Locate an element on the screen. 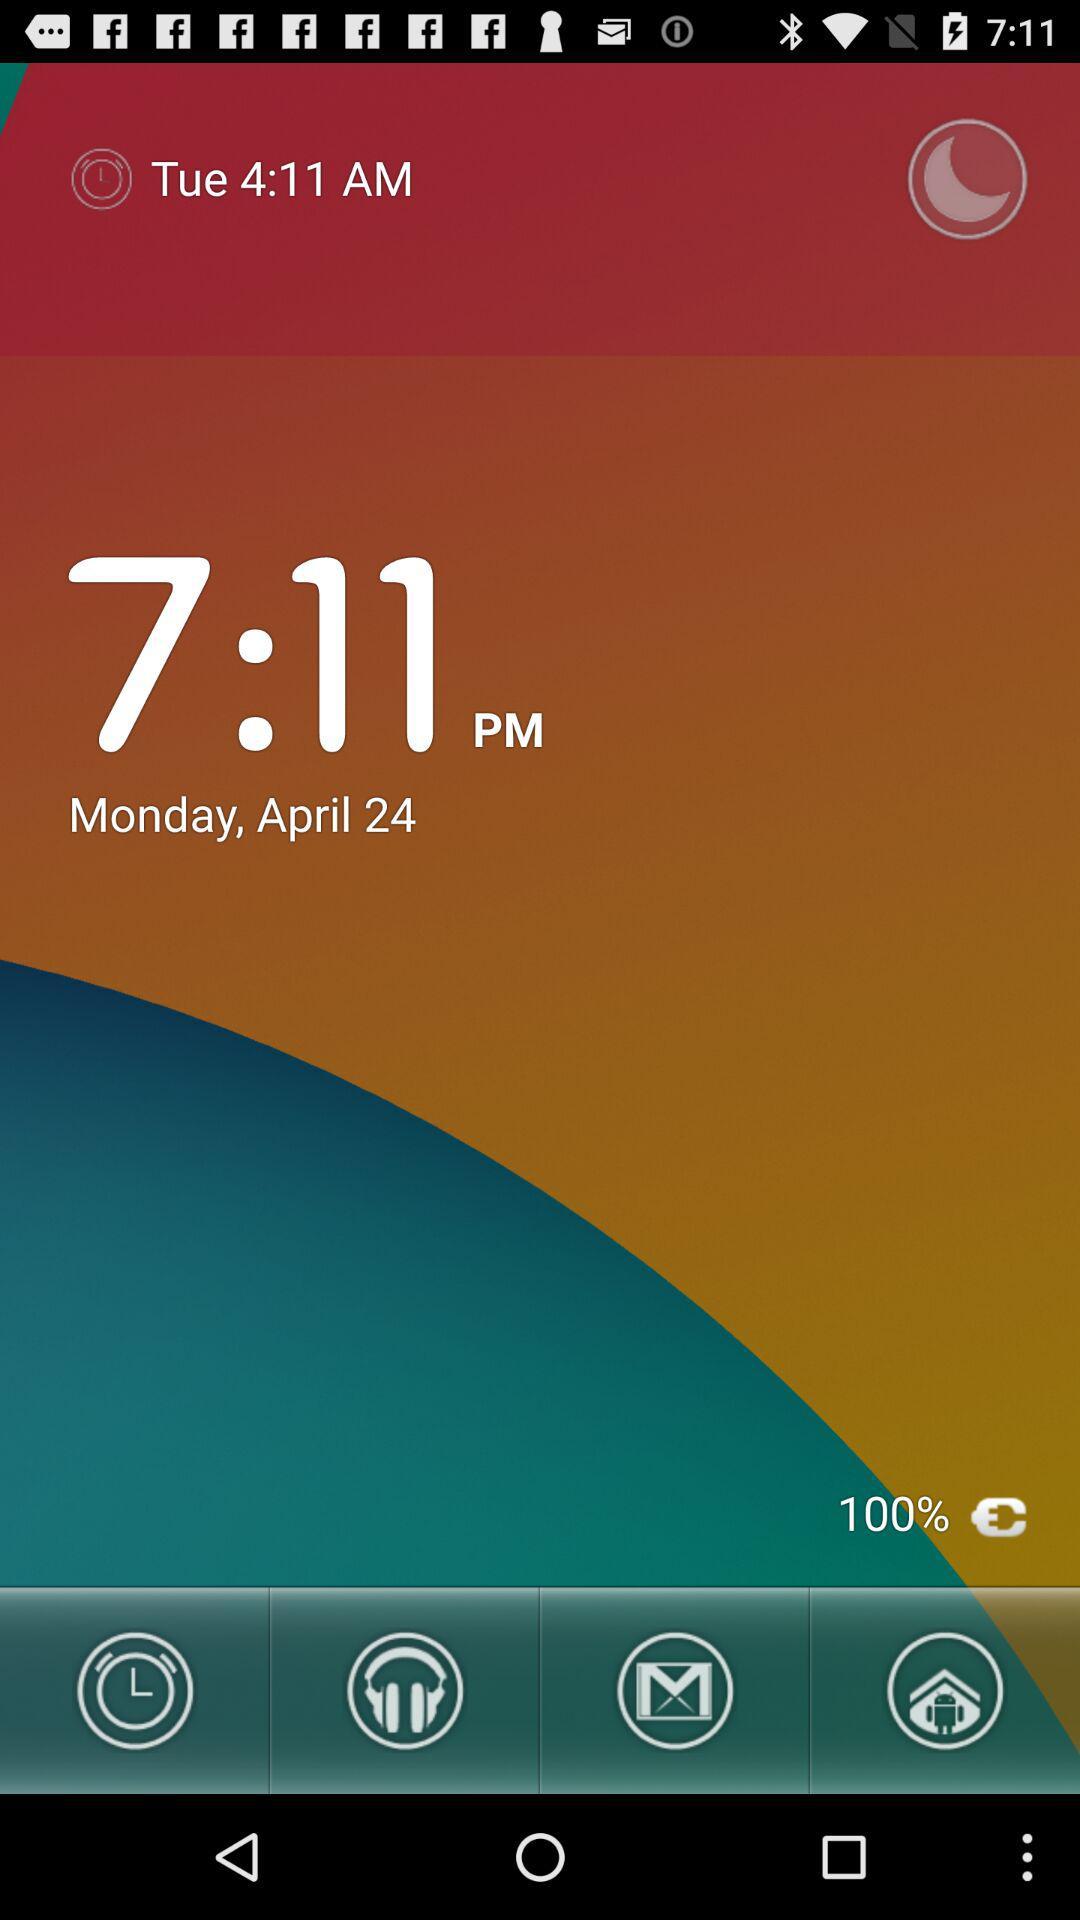 The height and width of the screenshot is (1920, 1080). the button from the bottom right beside the mail box is located at coordinates (945, 1688).